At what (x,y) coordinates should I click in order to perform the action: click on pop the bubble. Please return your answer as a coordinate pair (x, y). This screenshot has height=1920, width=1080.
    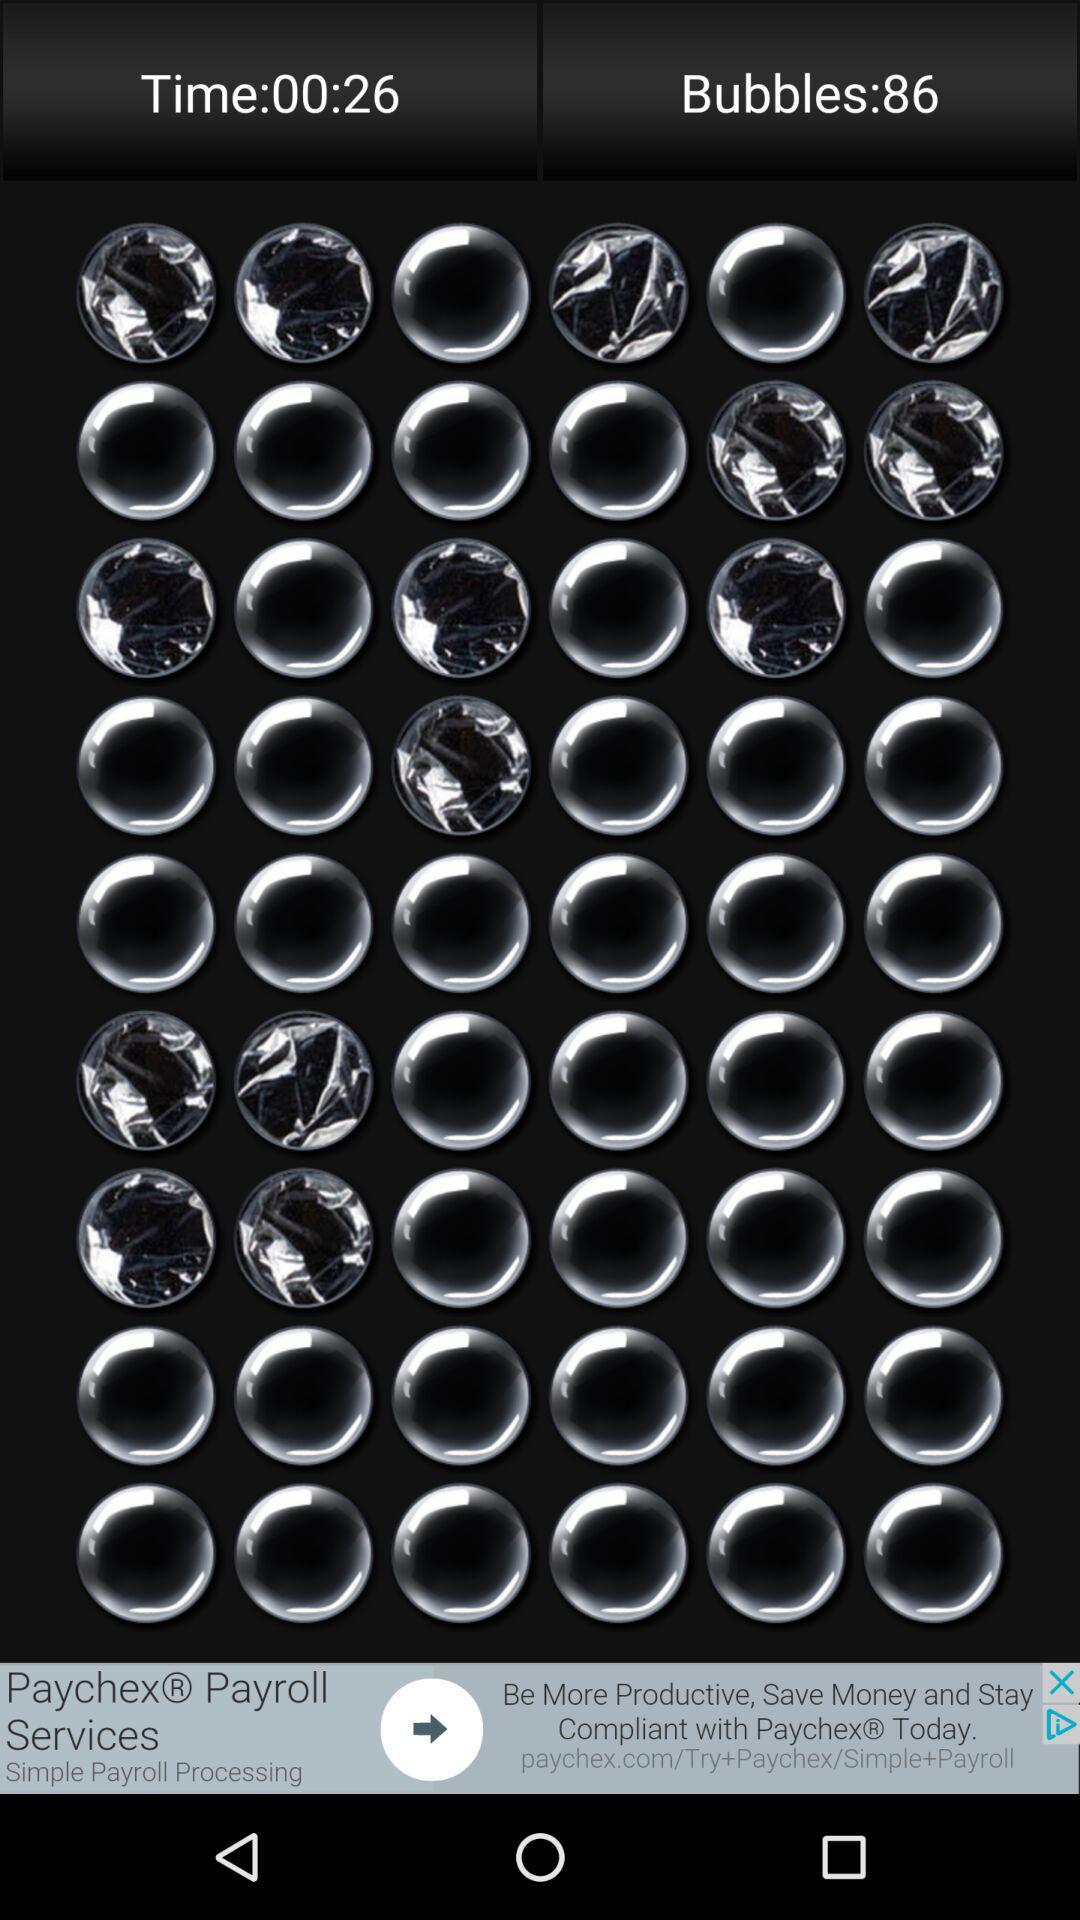
    Looking at the image, I should click on (303, 1237).